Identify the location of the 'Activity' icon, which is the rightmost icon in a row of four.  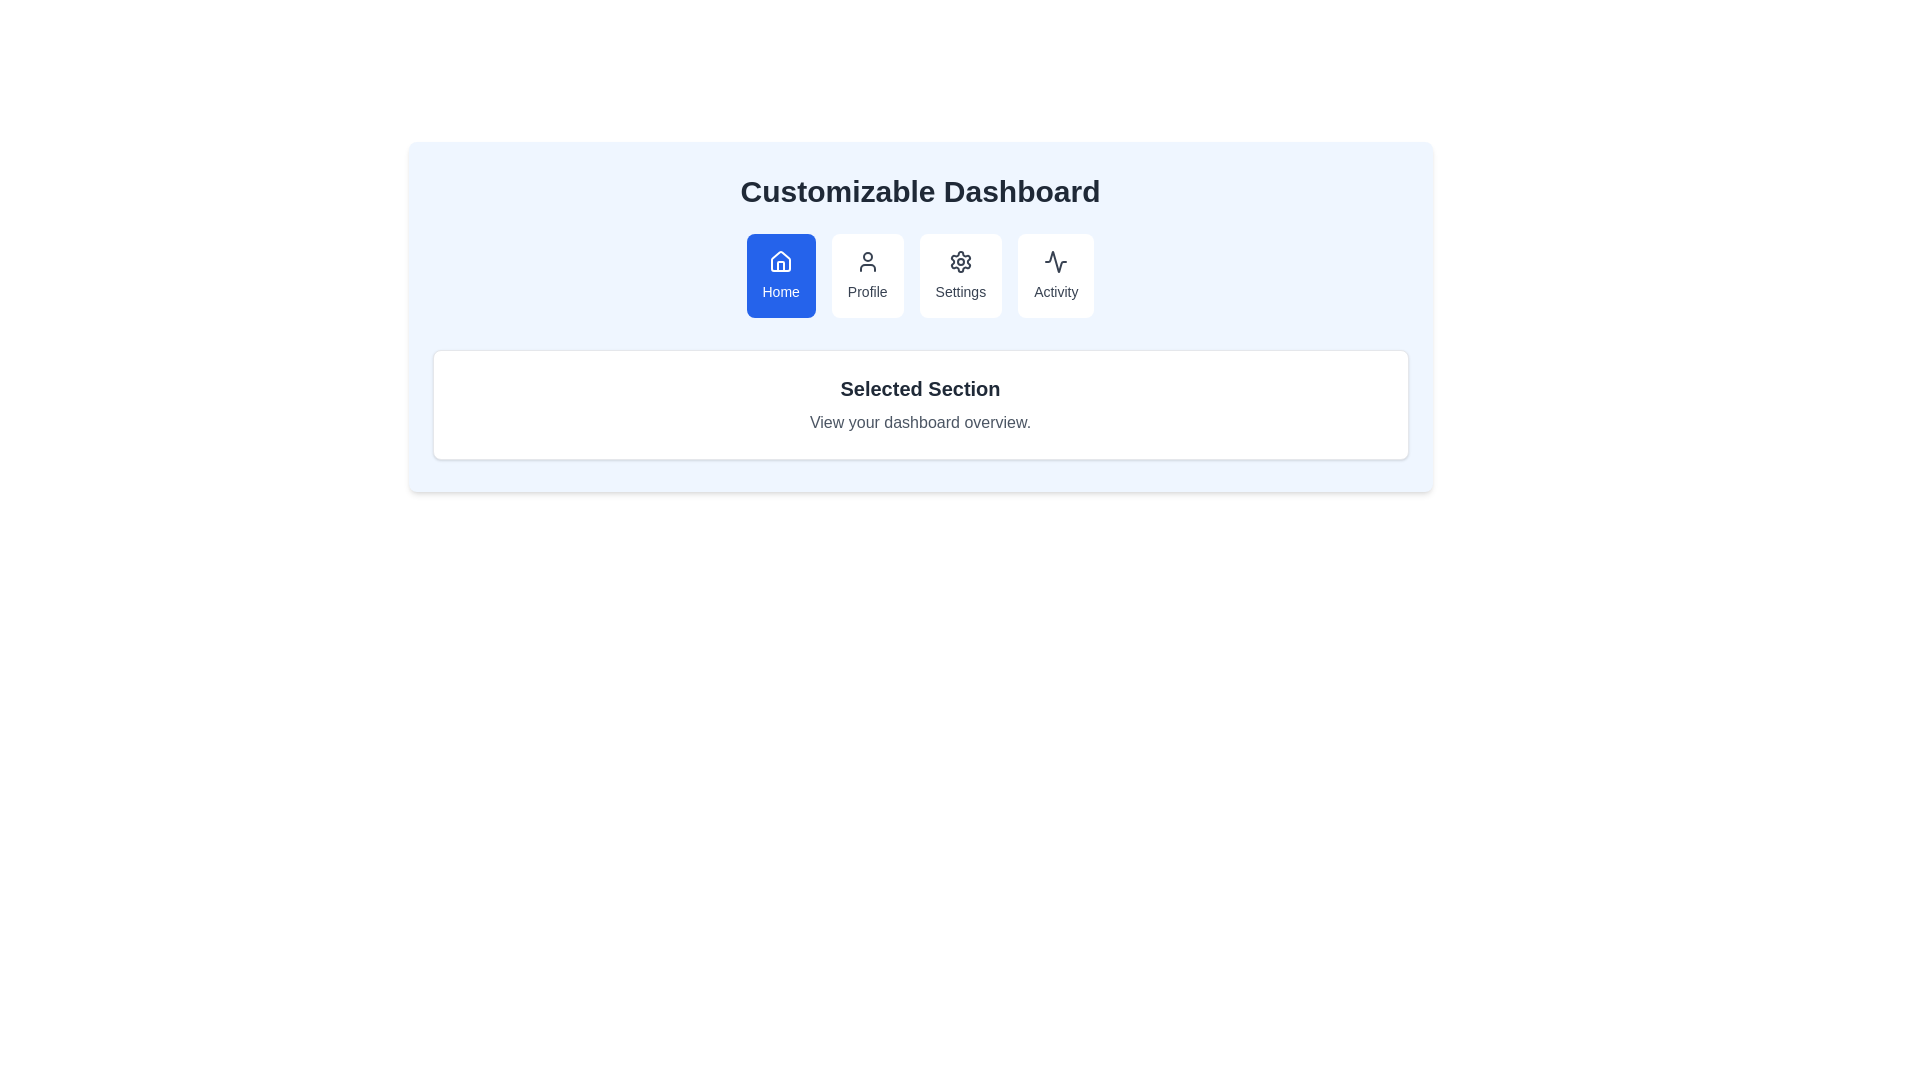
(1055, 261).